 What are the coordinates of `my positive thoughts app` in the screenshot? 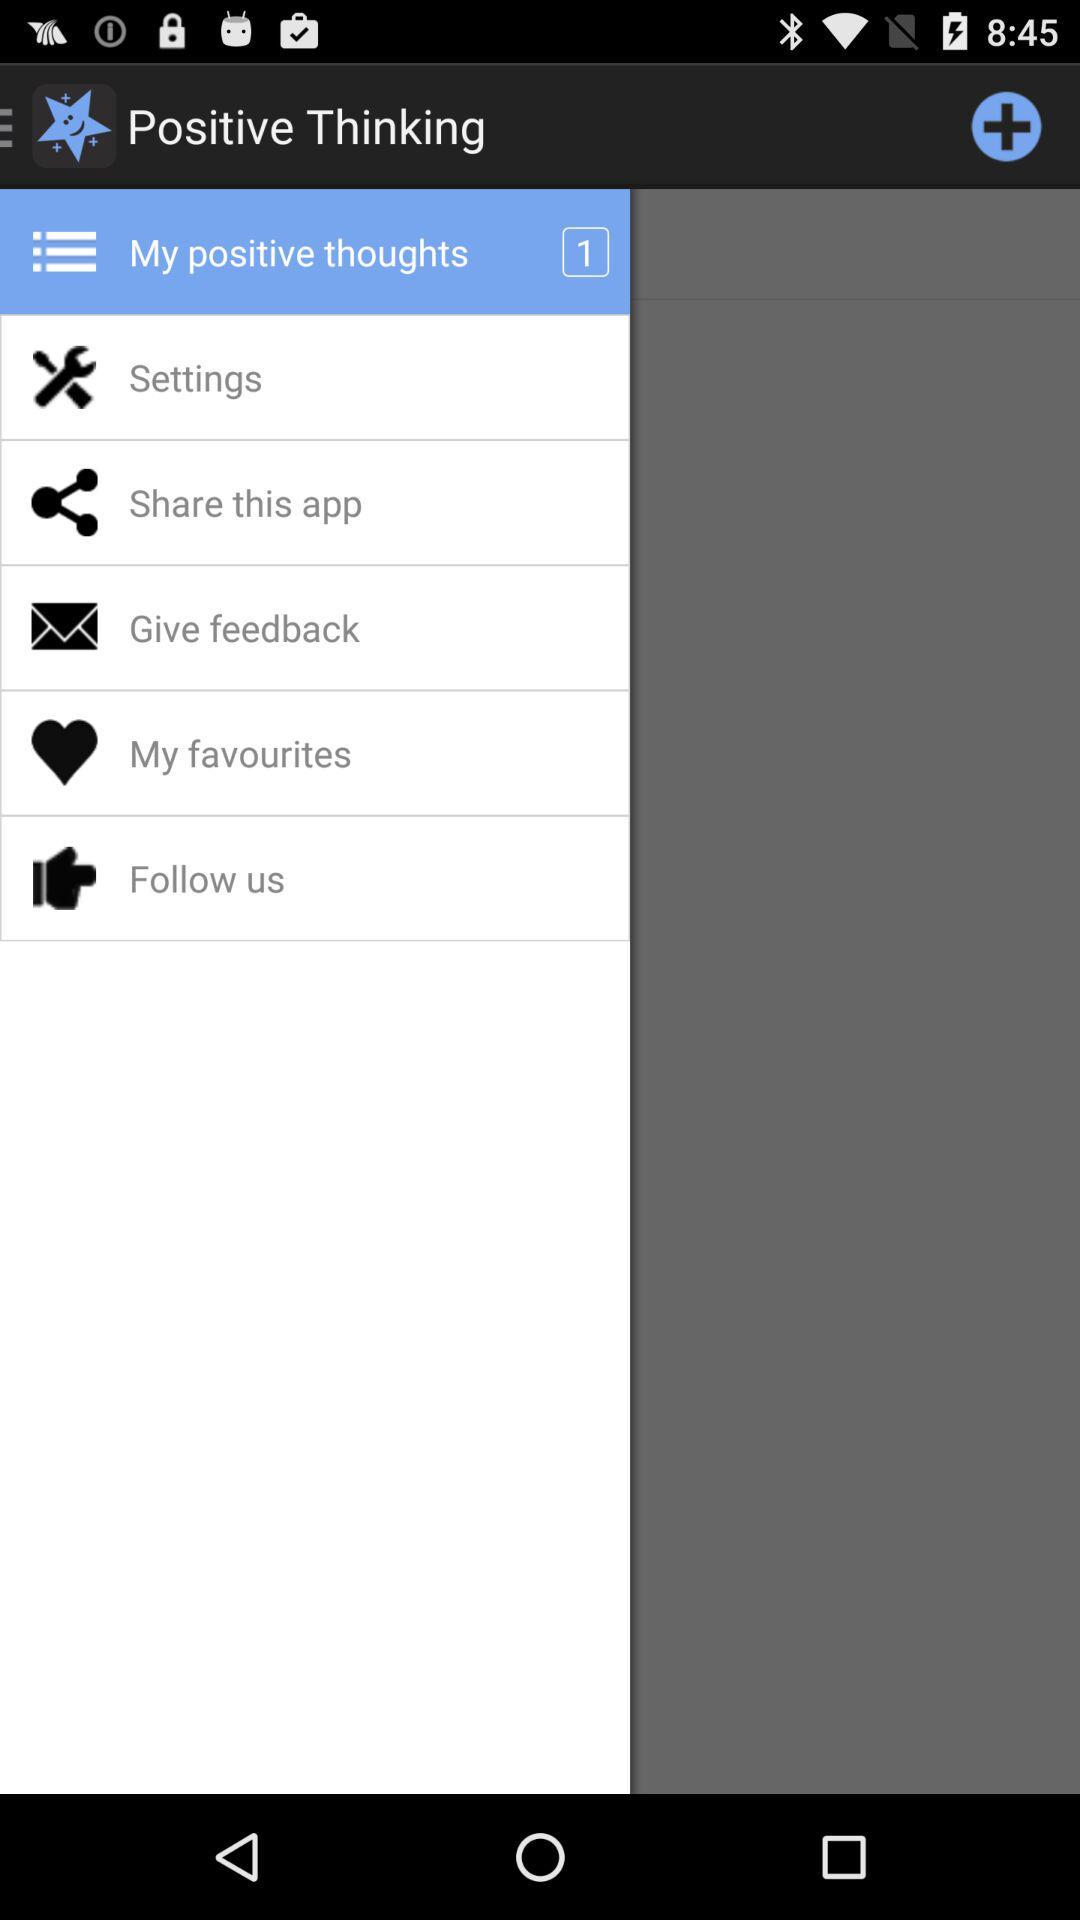 It's located at (350, 251).